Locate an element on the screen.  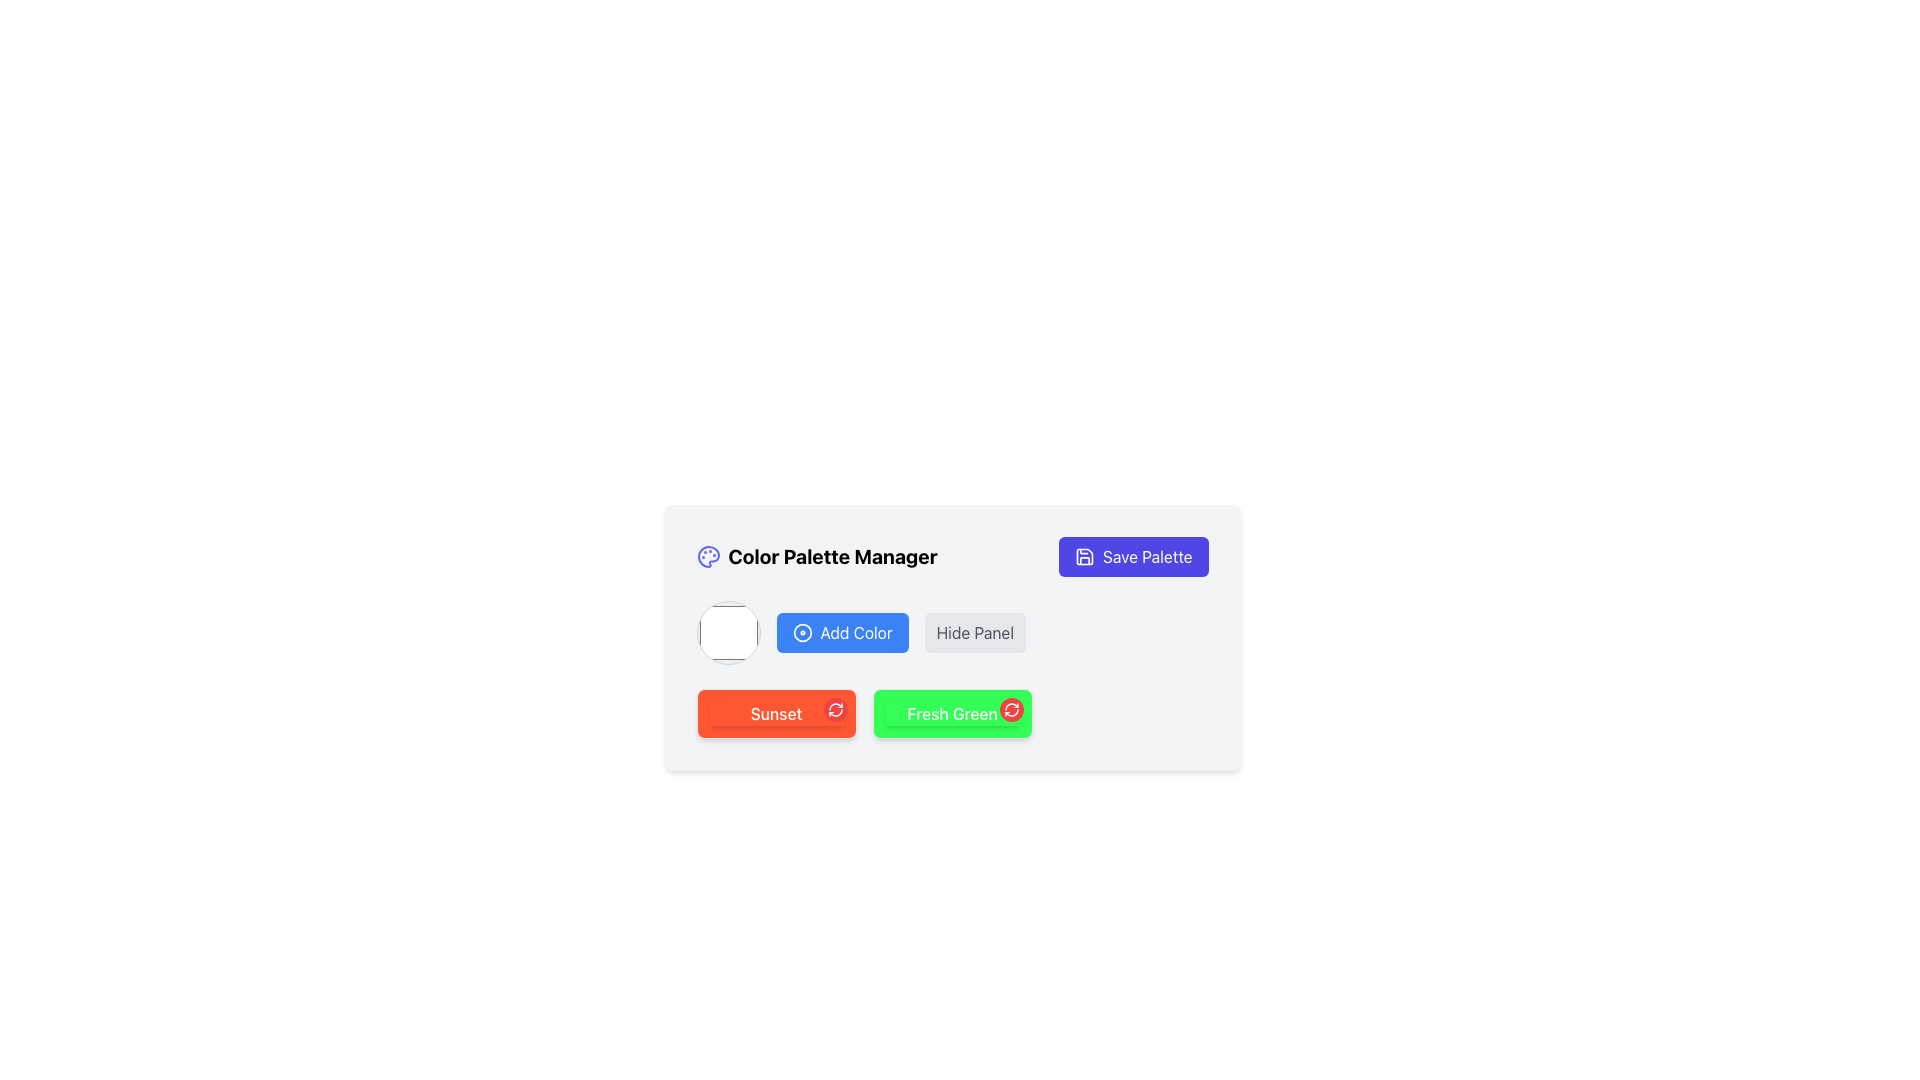
the 'Fresh Green' button located at the top-right corner of the green context box is located at coordinates (1011, 708).